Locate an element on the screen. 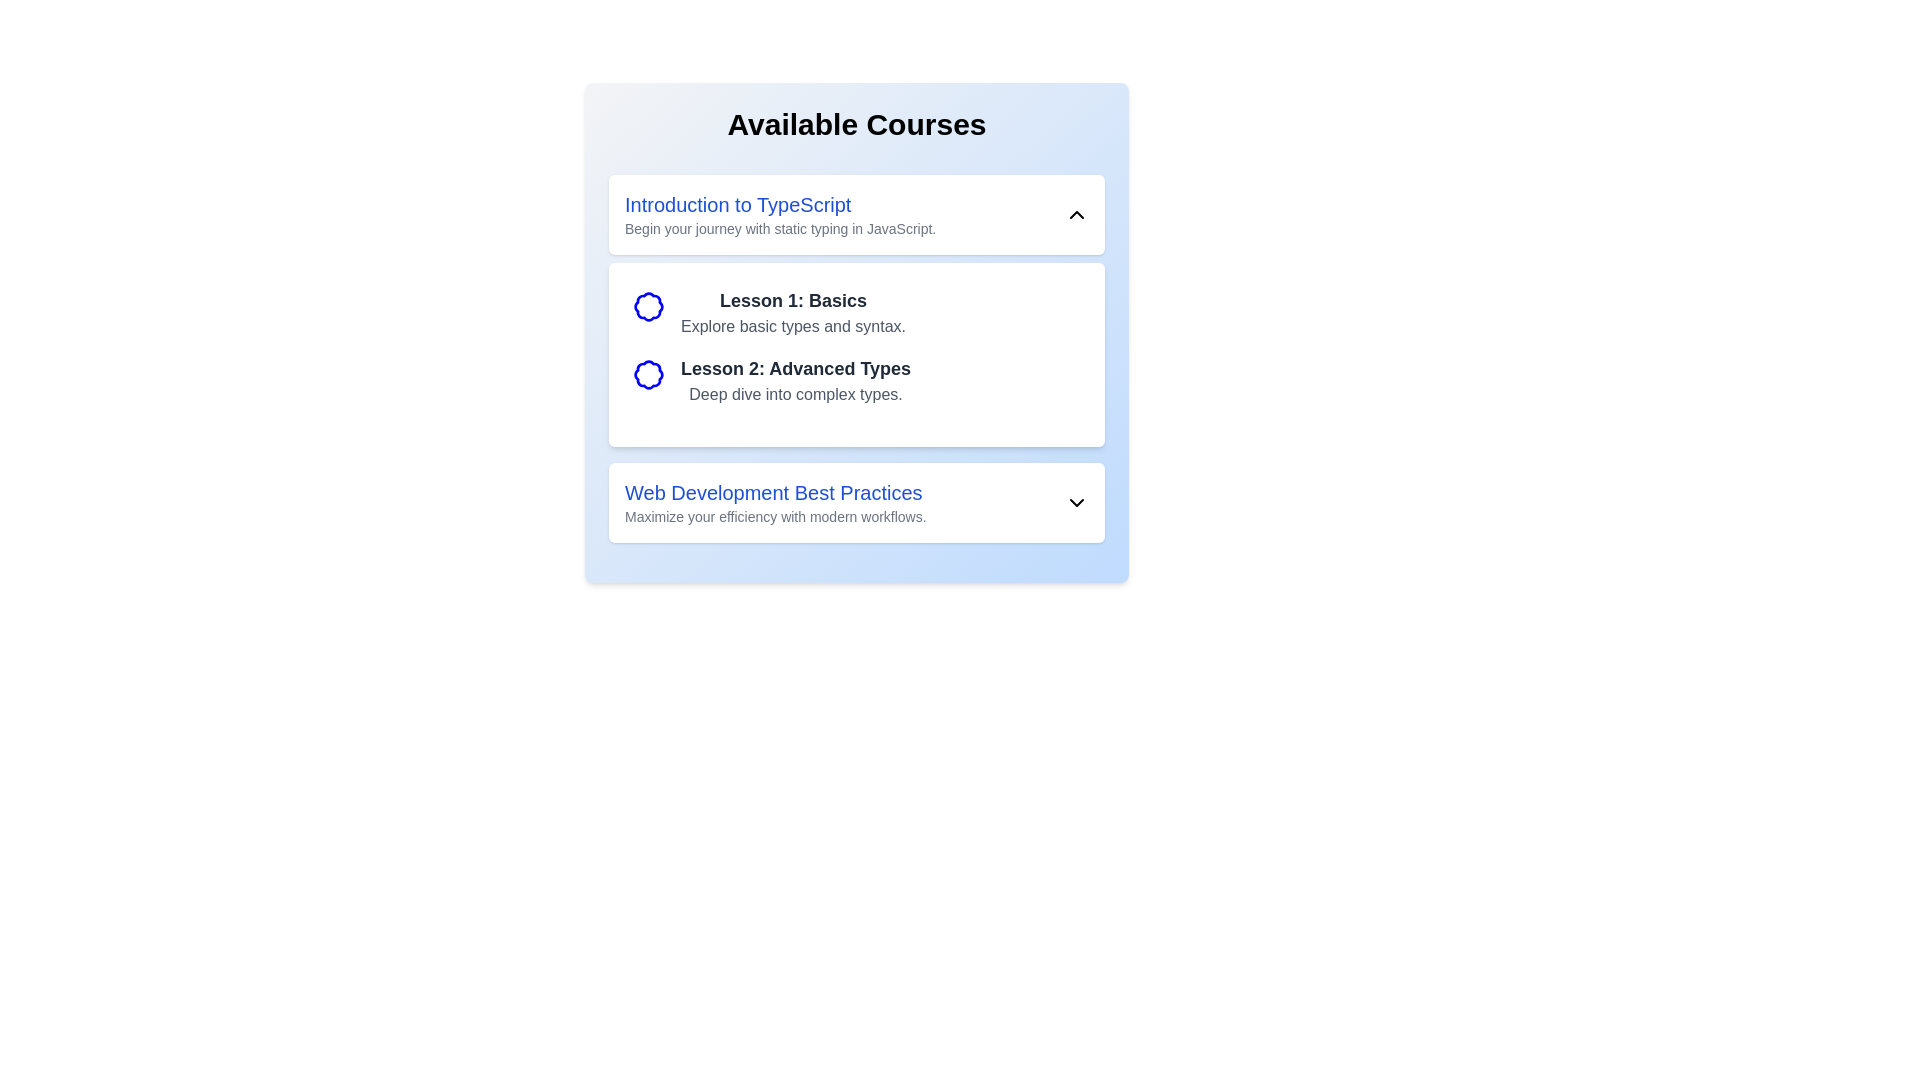  the chevron-up arrow icon located at the top-right side of the card containing the text 'Introduction to TypeScript', which allows collapsing the details of the card is located at coordinates (1075, 215).